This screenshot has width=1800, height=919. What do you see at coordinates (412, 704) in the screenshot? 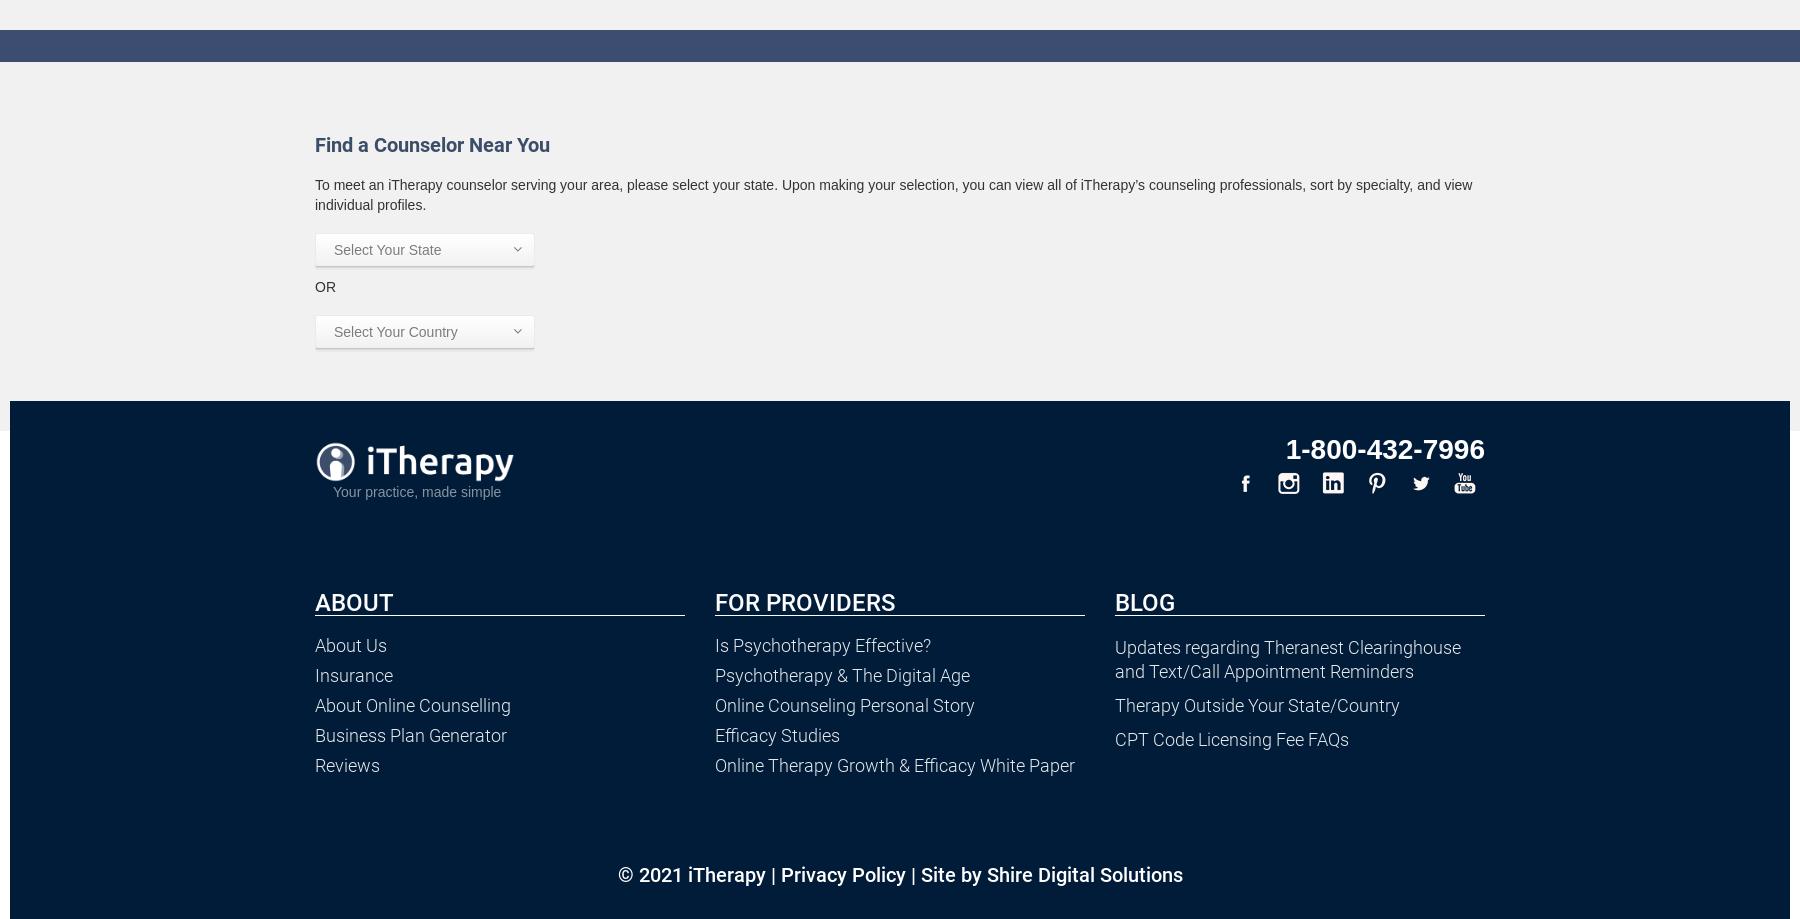
I see `'About Online Counselling'` at bounding box center [412, 704].